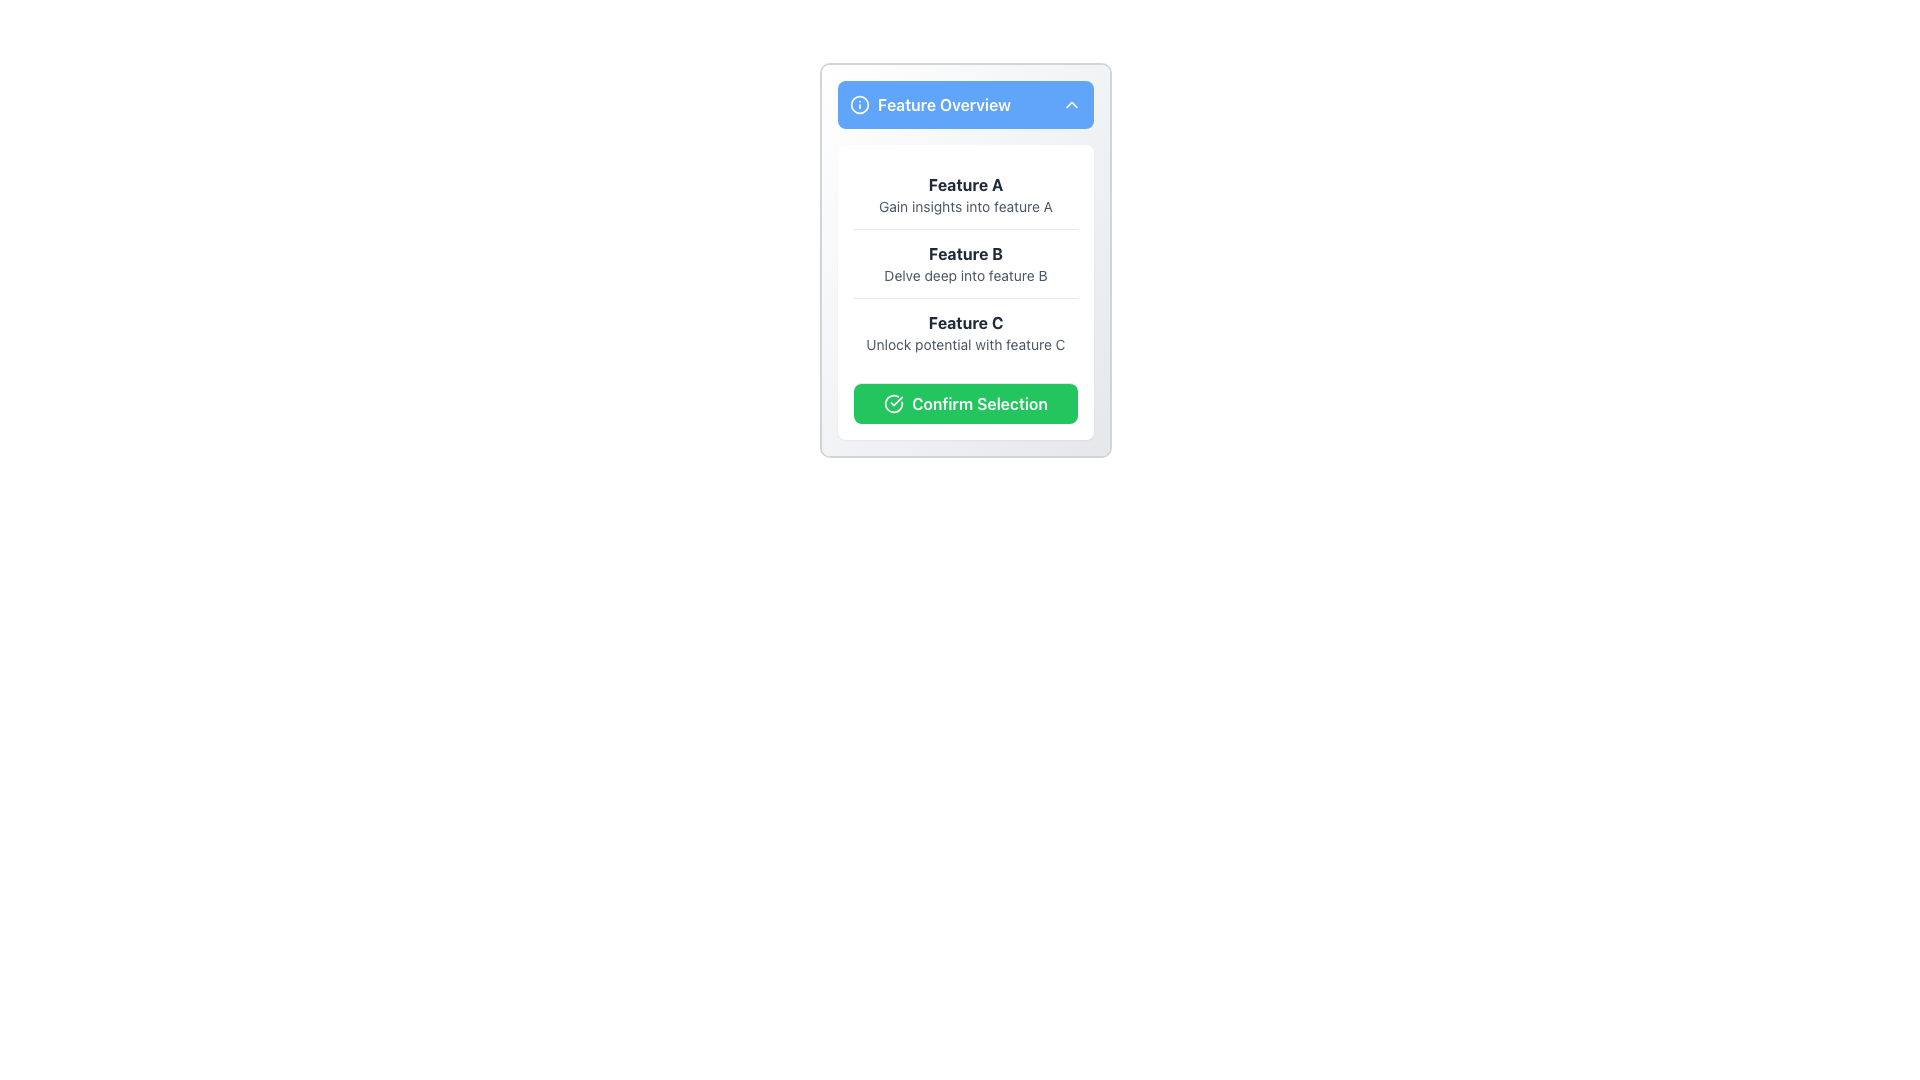  What do you see at coordinates (965, 402) in the screenshot?
I see `the confirm selection button located at the bottom of the card layout` at bounding box center [965, 402].